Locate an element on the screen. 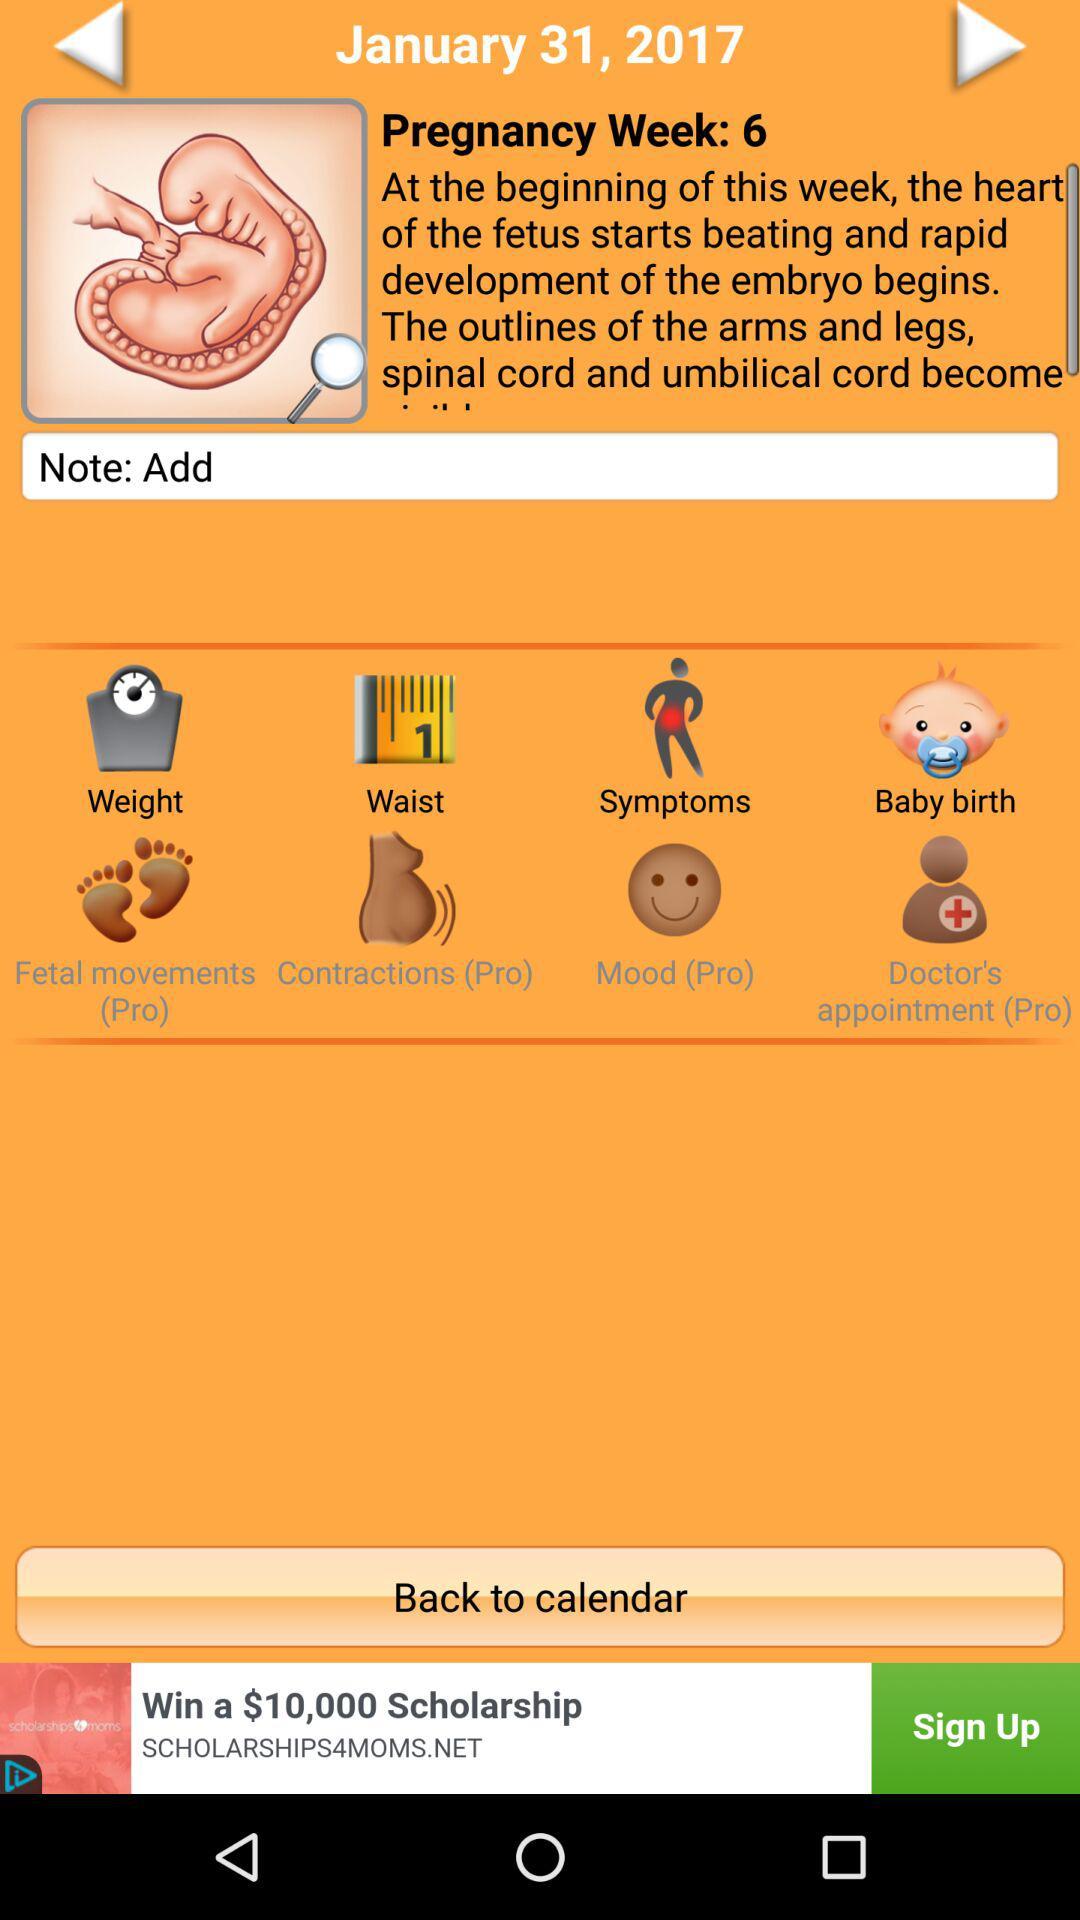 The image size is (1080, 1920). go forward is located at coordinates (912, 49).